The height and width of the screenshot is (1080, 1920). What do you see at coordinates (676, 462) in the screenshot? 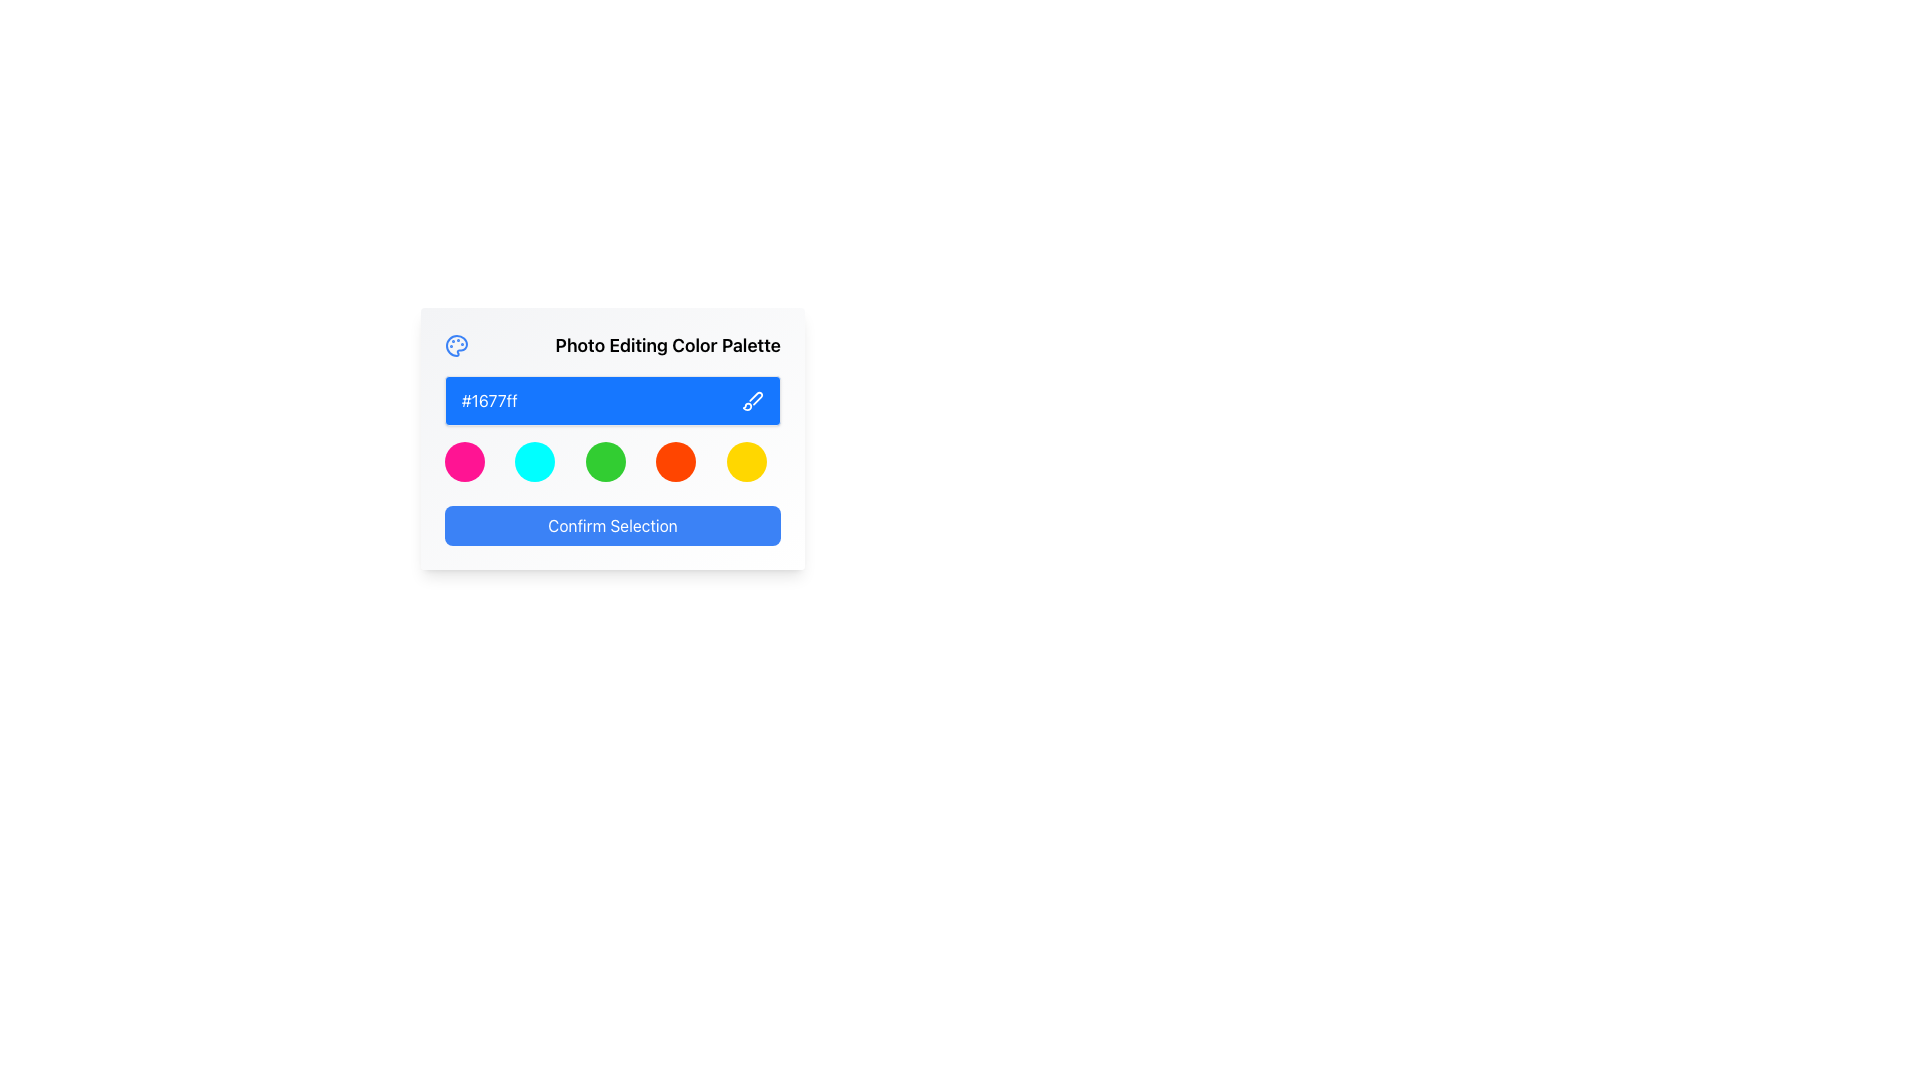
I see `the circular orange button, which is the fourth item in a horizontal group of five circles` at bounding box center [676, 462].